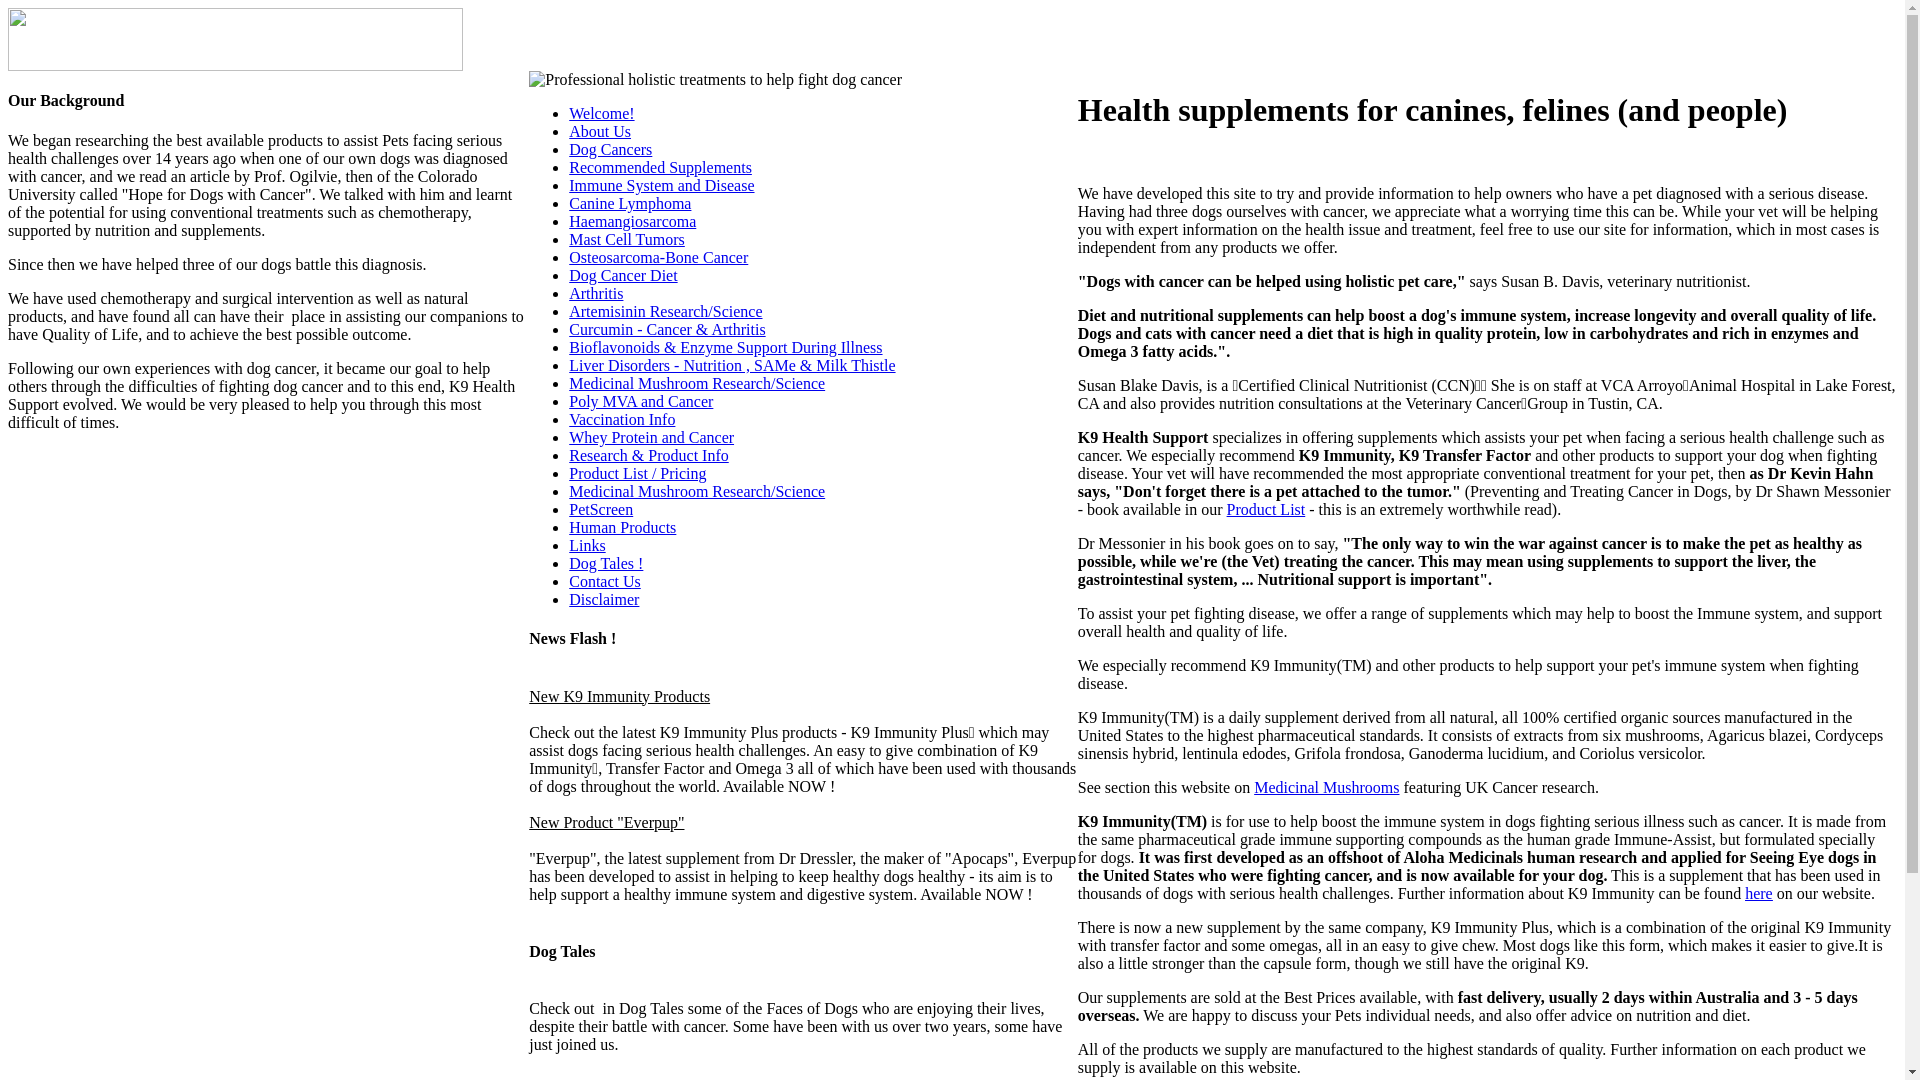  I want to click on 'Contact Us', so click(603, 581).